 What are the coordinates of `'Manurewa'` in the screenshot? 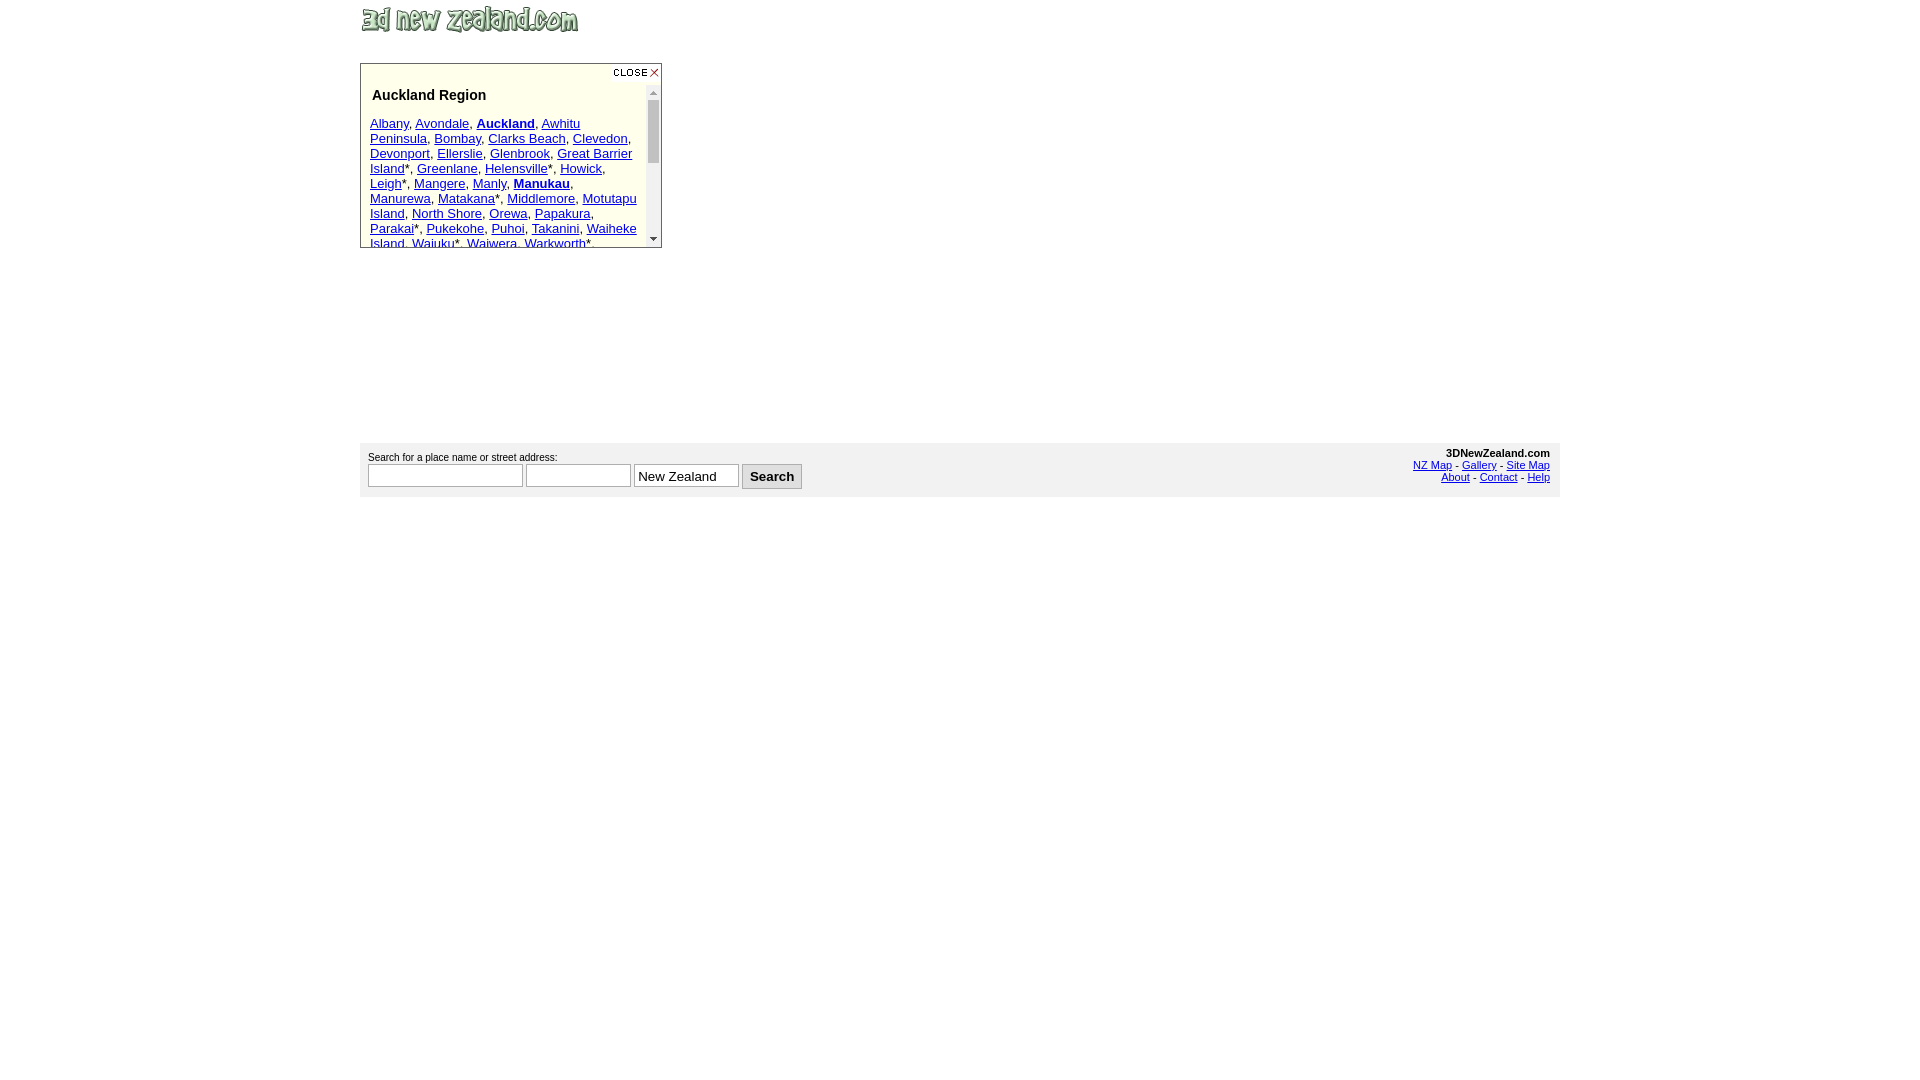 It's located at (369, 198).